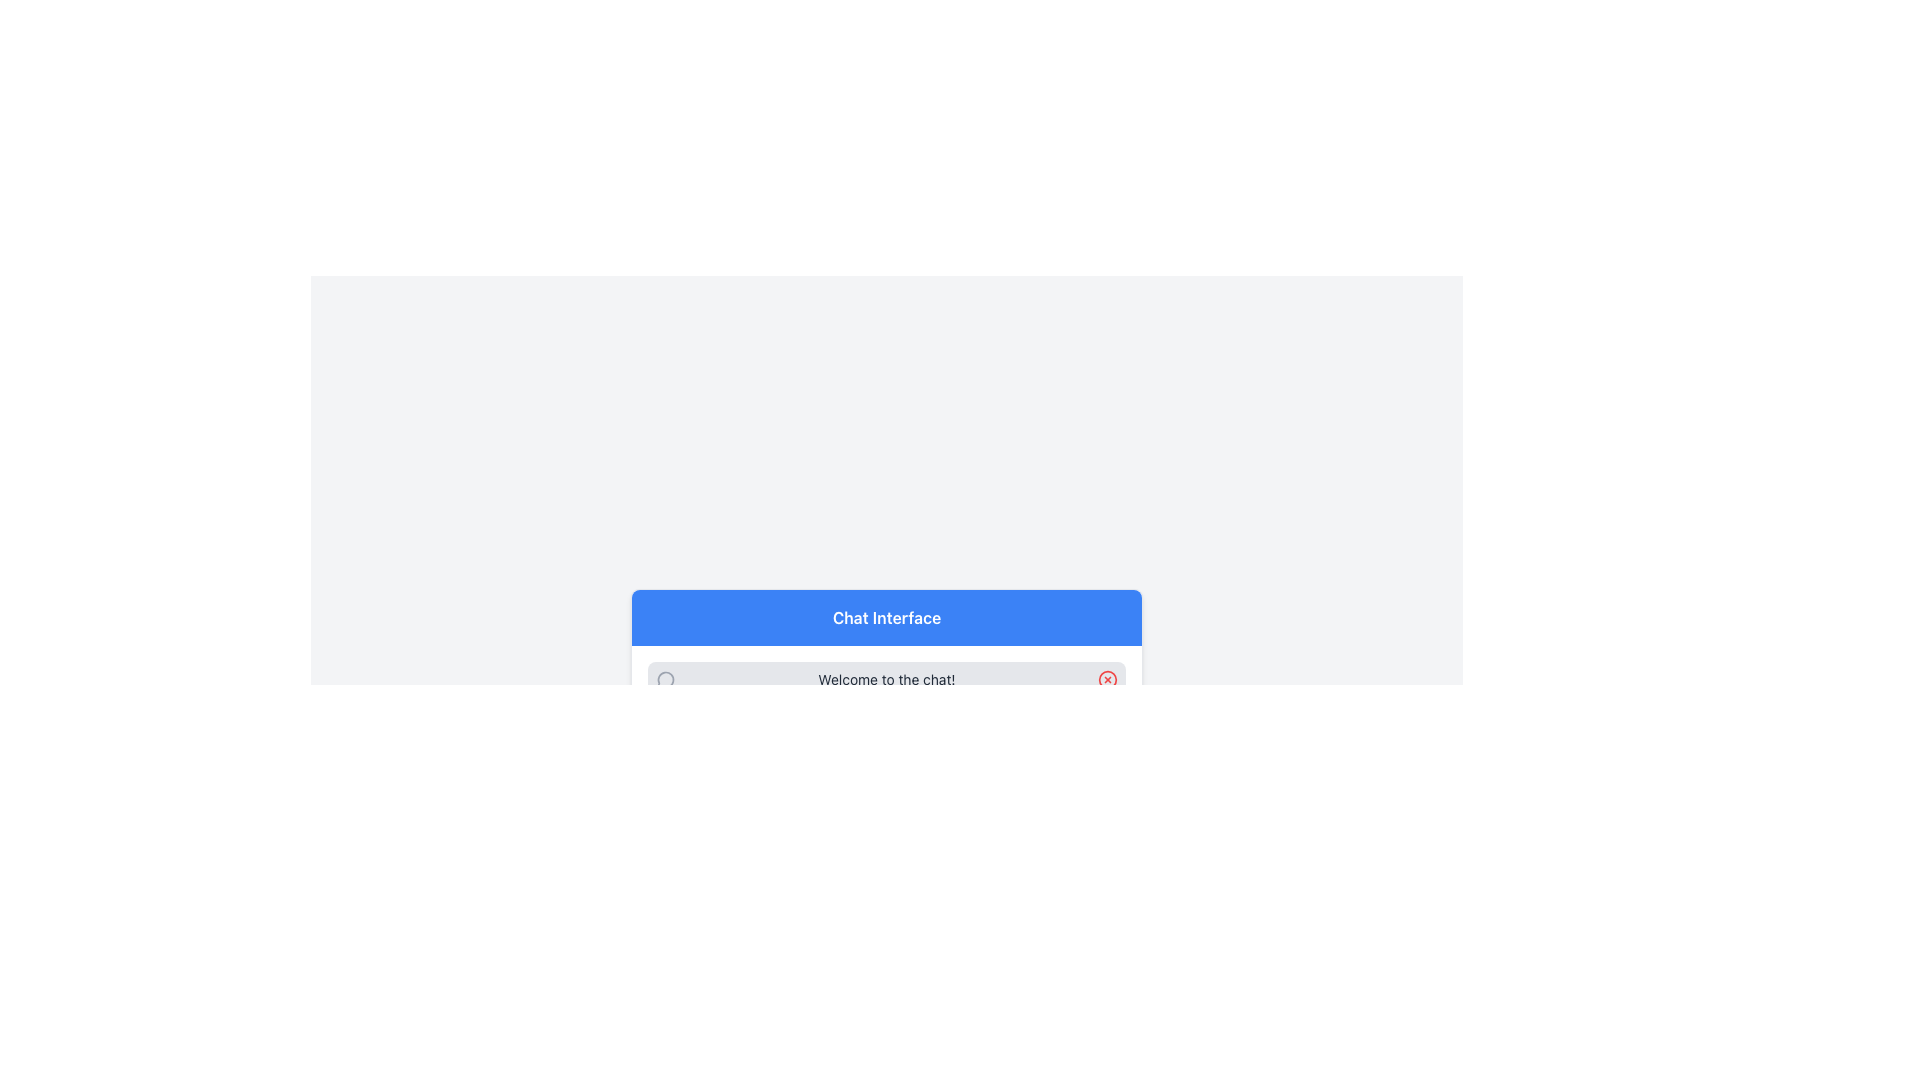 This screenshot has width=1920, height=1080. What do you see at coordinates (1107, 678) in the screenshot?
I see `the dismiss button icon located in the top-right corner of the message notification area to trigger the hover effect` at bounding box center [1107, 678].